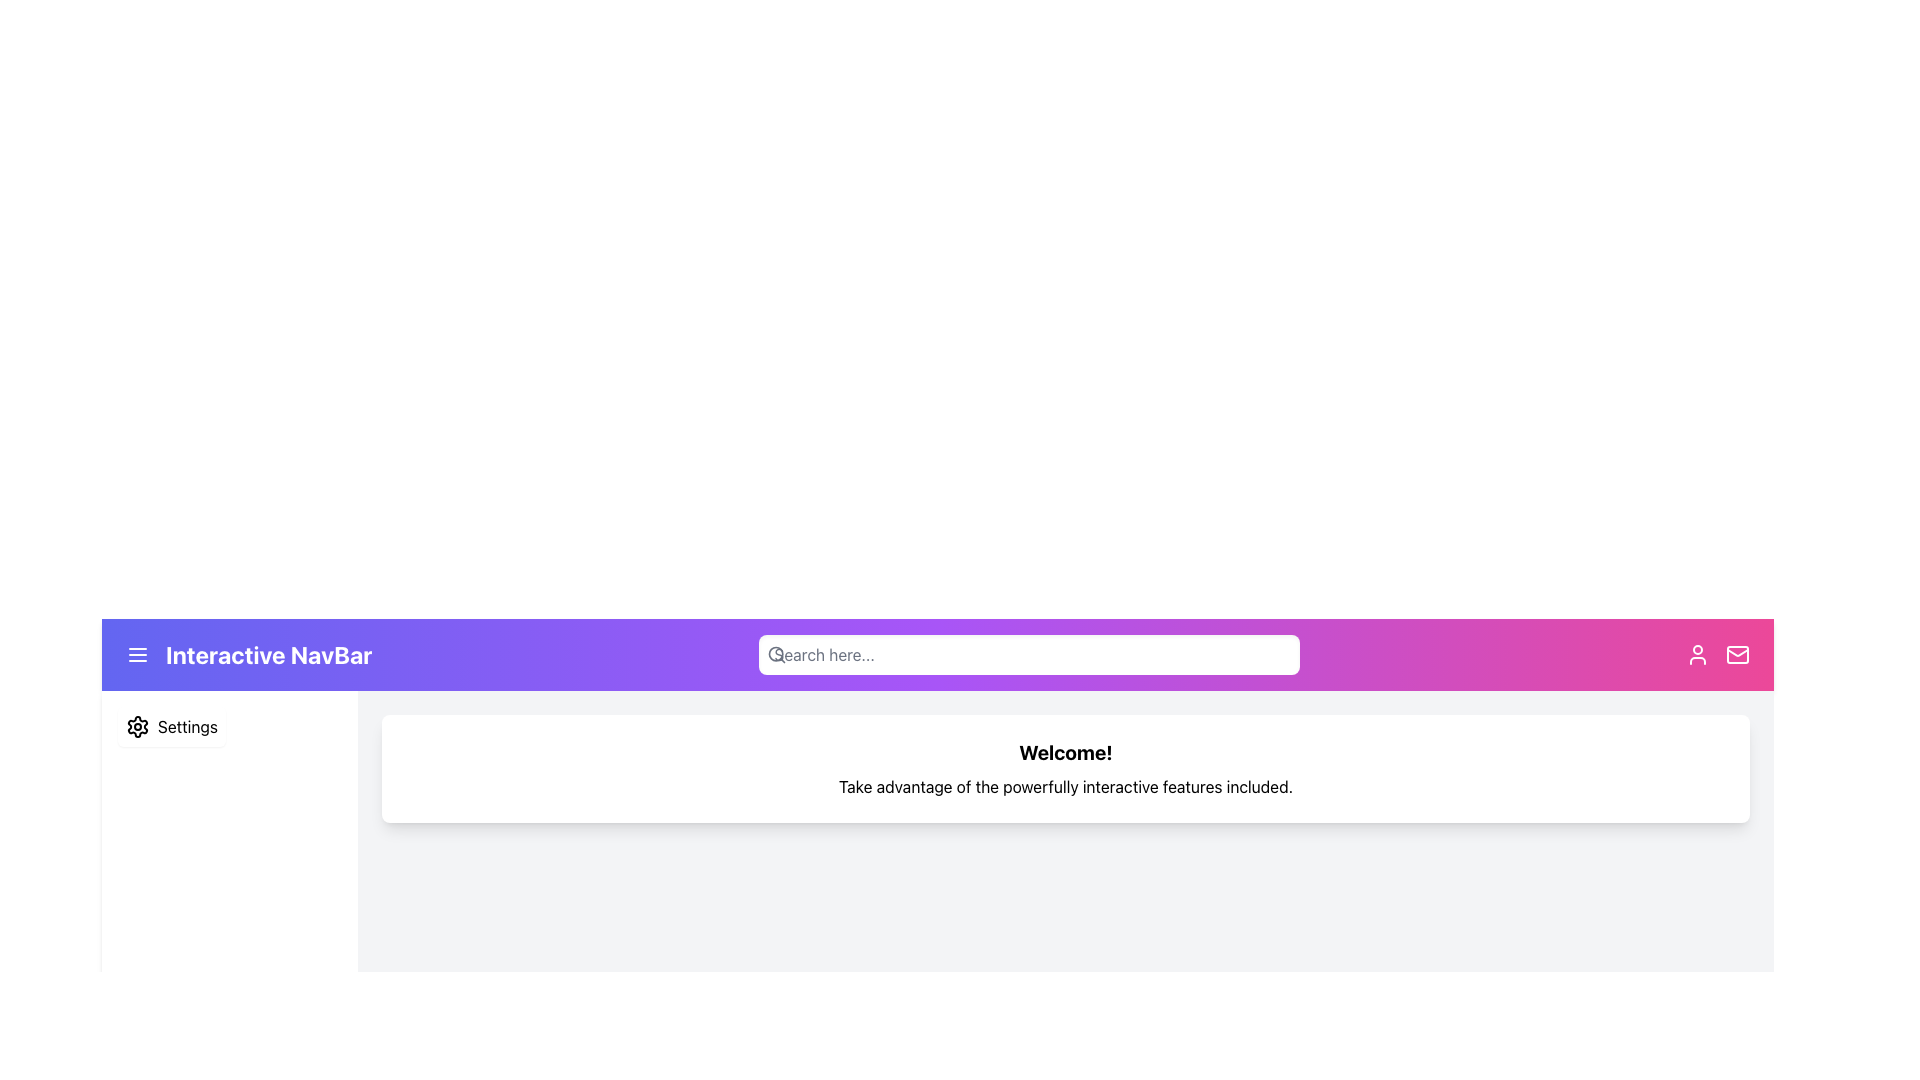 The image size is (1920, 1080). What do you see at coordinates (1064, 752) in the screenshot?
I see `the prominent text label that reads 'Welcome!', which is styled in bold and enlarged font and located at the top of a white, rounded box with a shadow effect` at bounding box center [1064, 752].